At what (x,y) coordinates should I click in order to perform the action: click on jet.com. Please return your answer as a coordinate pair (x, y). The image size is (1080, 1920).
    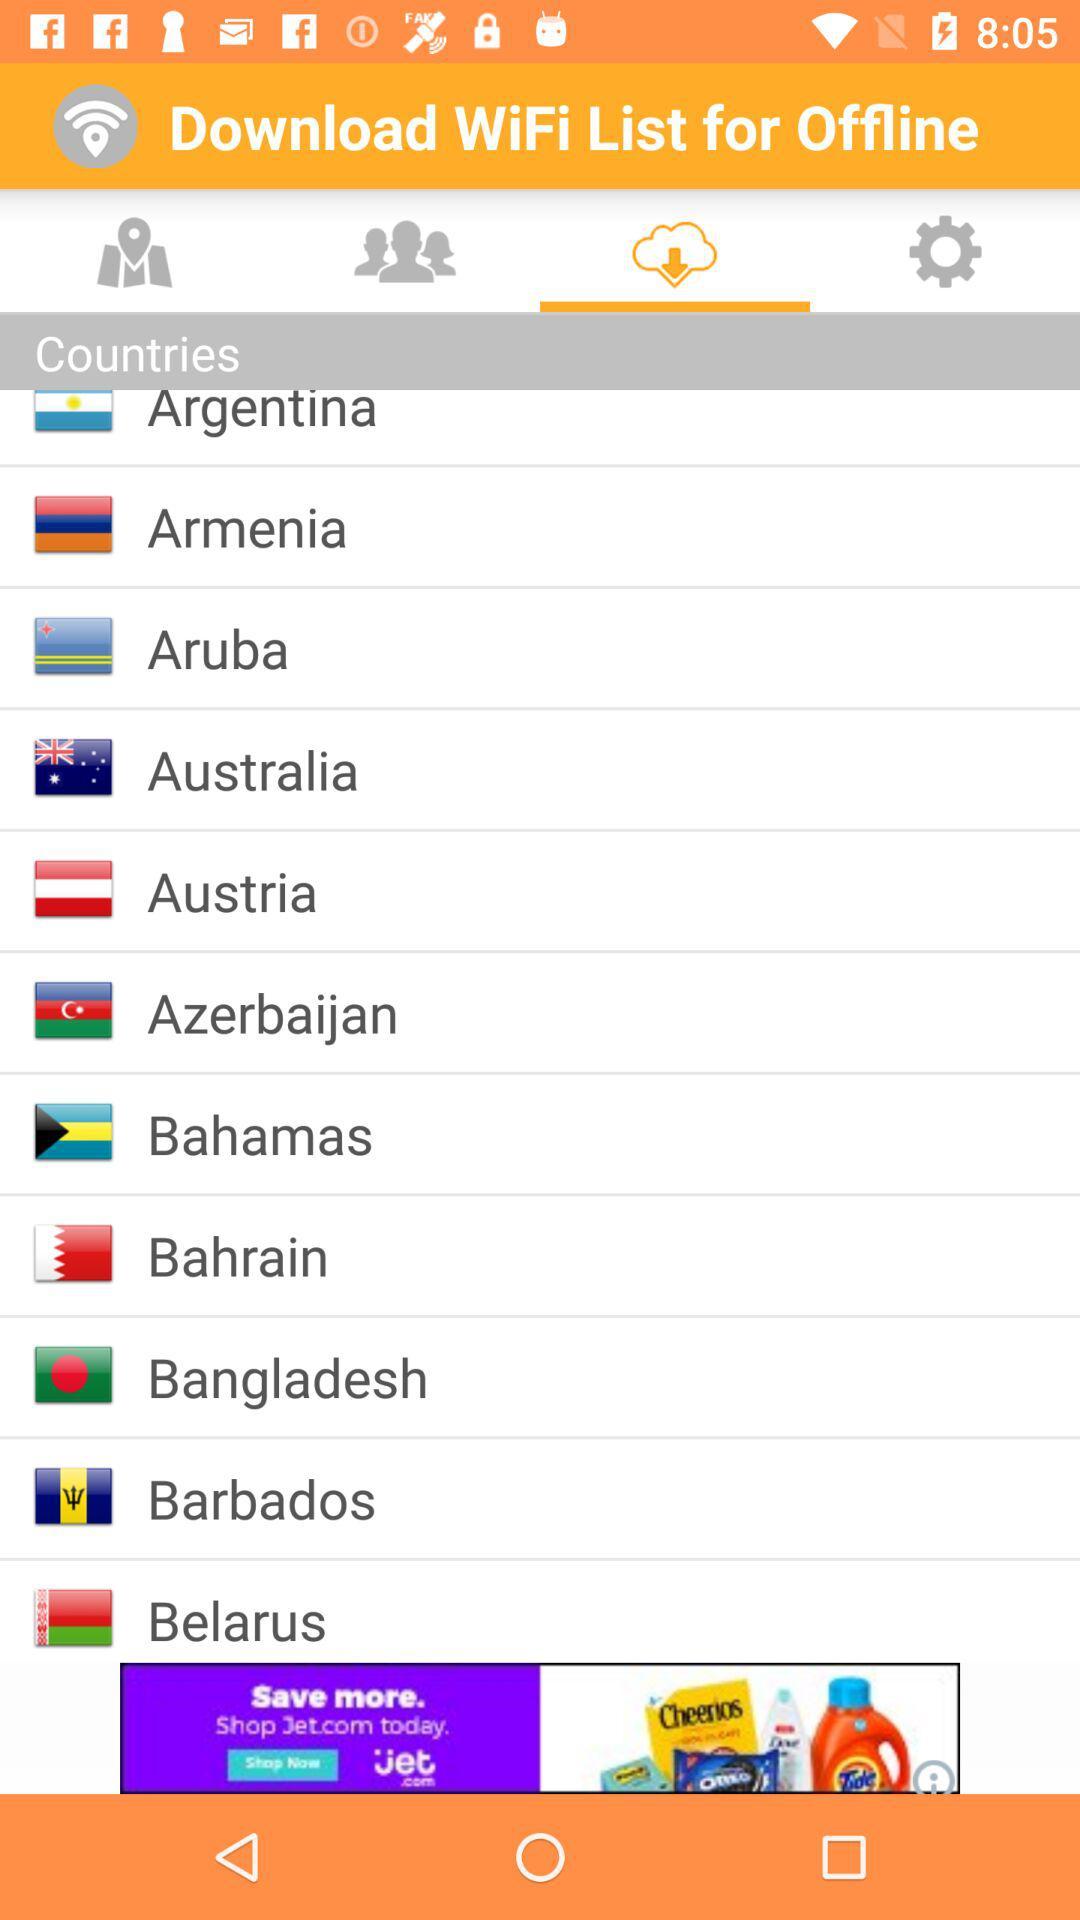
    Looking at the image, I should click on (540, 1727).